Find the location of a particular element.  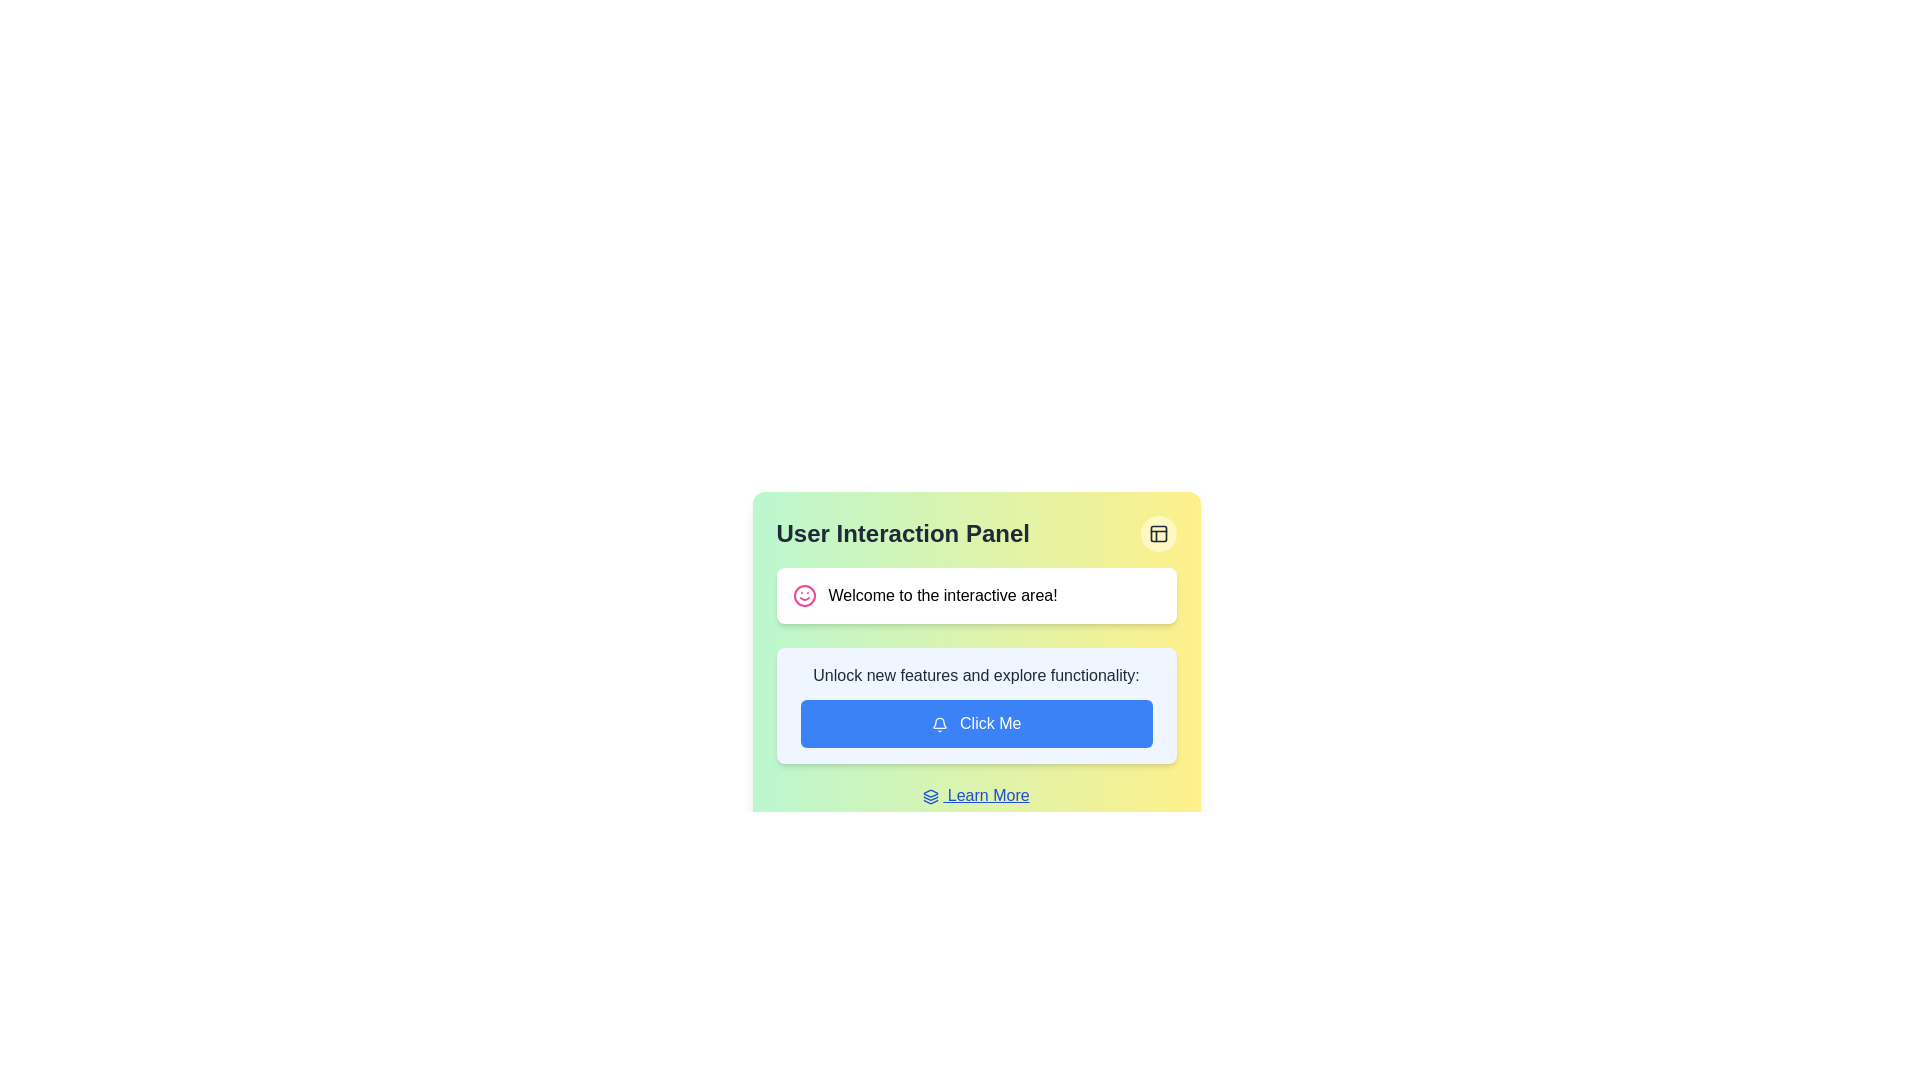

the hyperlink styled as a button located at the bottom center of the 'User Interaction Panel' is located at coordinates (976, 794).